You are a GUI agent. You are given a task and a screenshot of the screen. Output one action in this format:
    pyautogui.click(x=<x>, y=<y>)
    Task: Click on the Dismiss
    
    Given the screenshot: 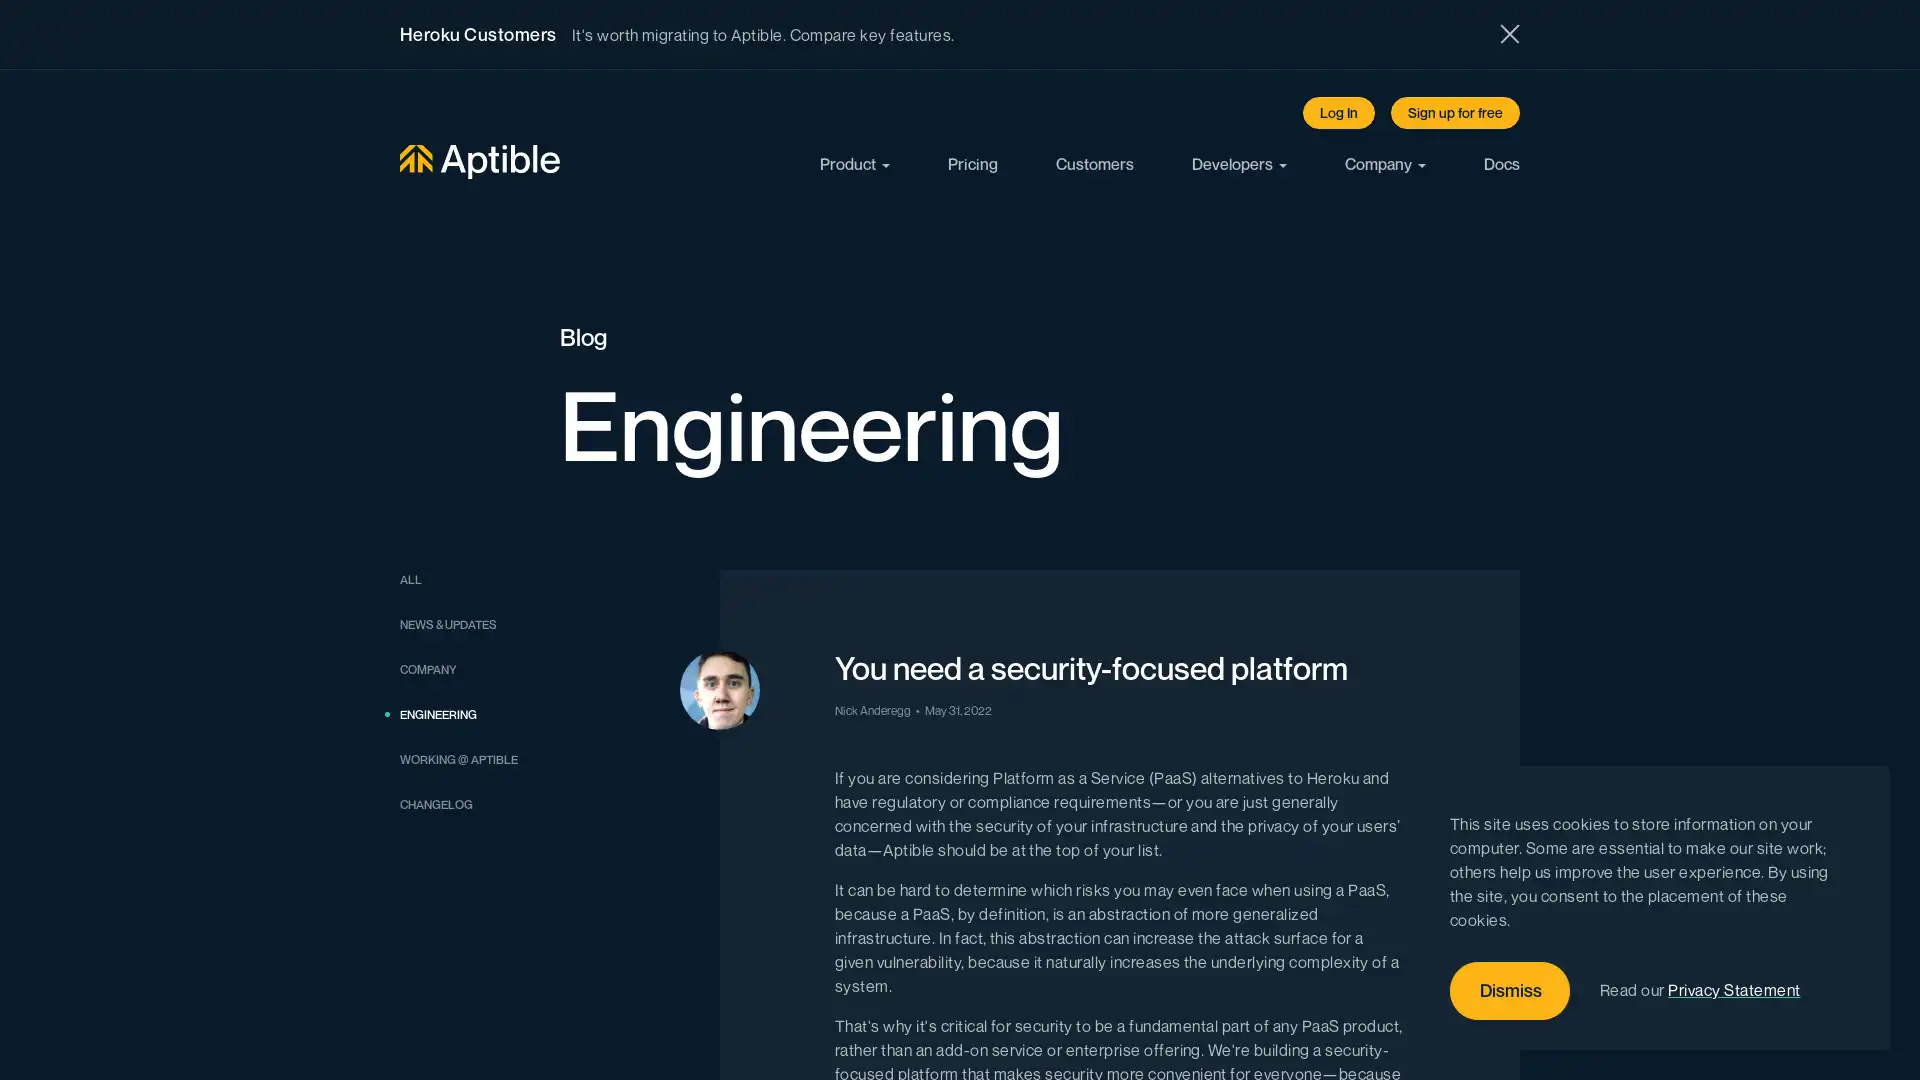 What is the action you would take?
    pyautogui.click(x=1510, y=991)
    